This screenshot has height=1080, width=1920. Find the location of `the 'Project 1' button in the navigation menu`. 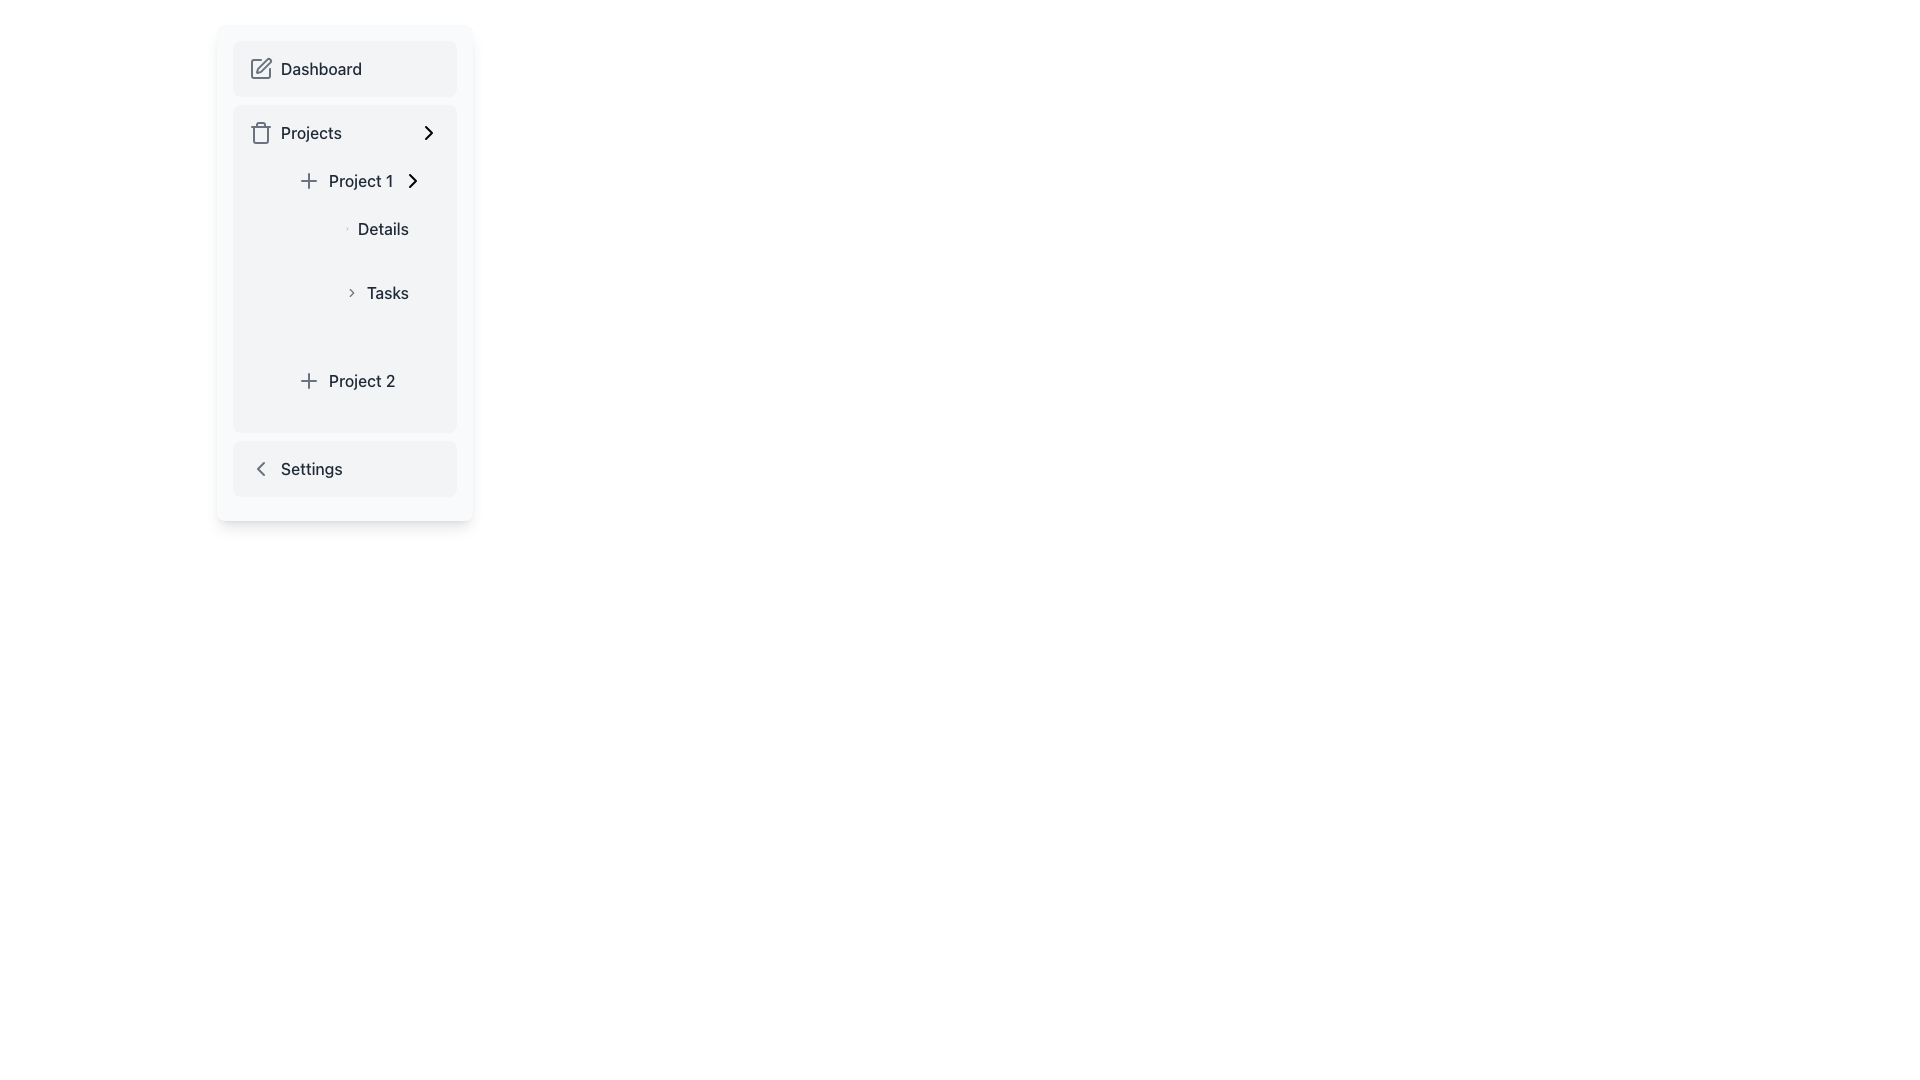

the 'Project 1' button in the navigation menu is located at coordinates (360, 181).